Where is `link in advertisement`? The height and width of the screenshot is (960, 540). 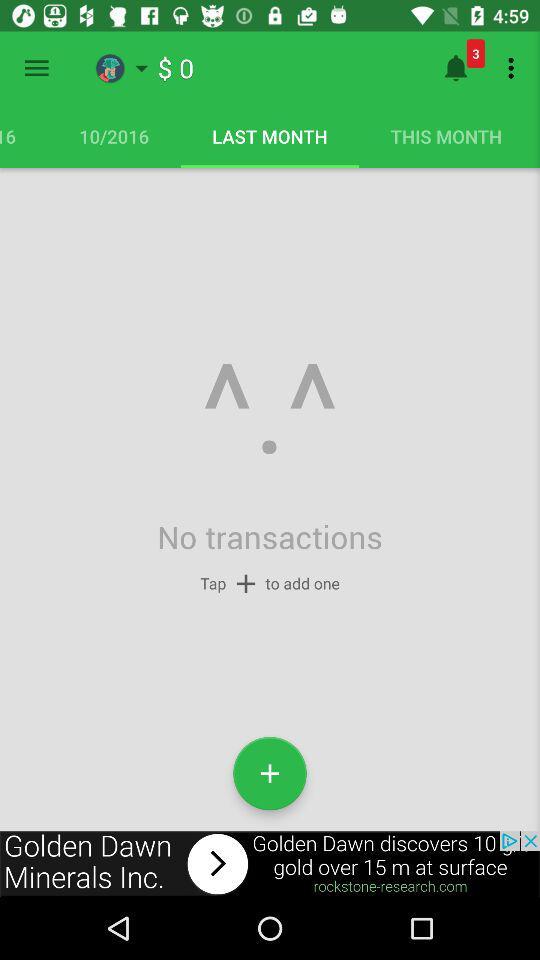 link in advertisement is located at coordinates (270, 863).